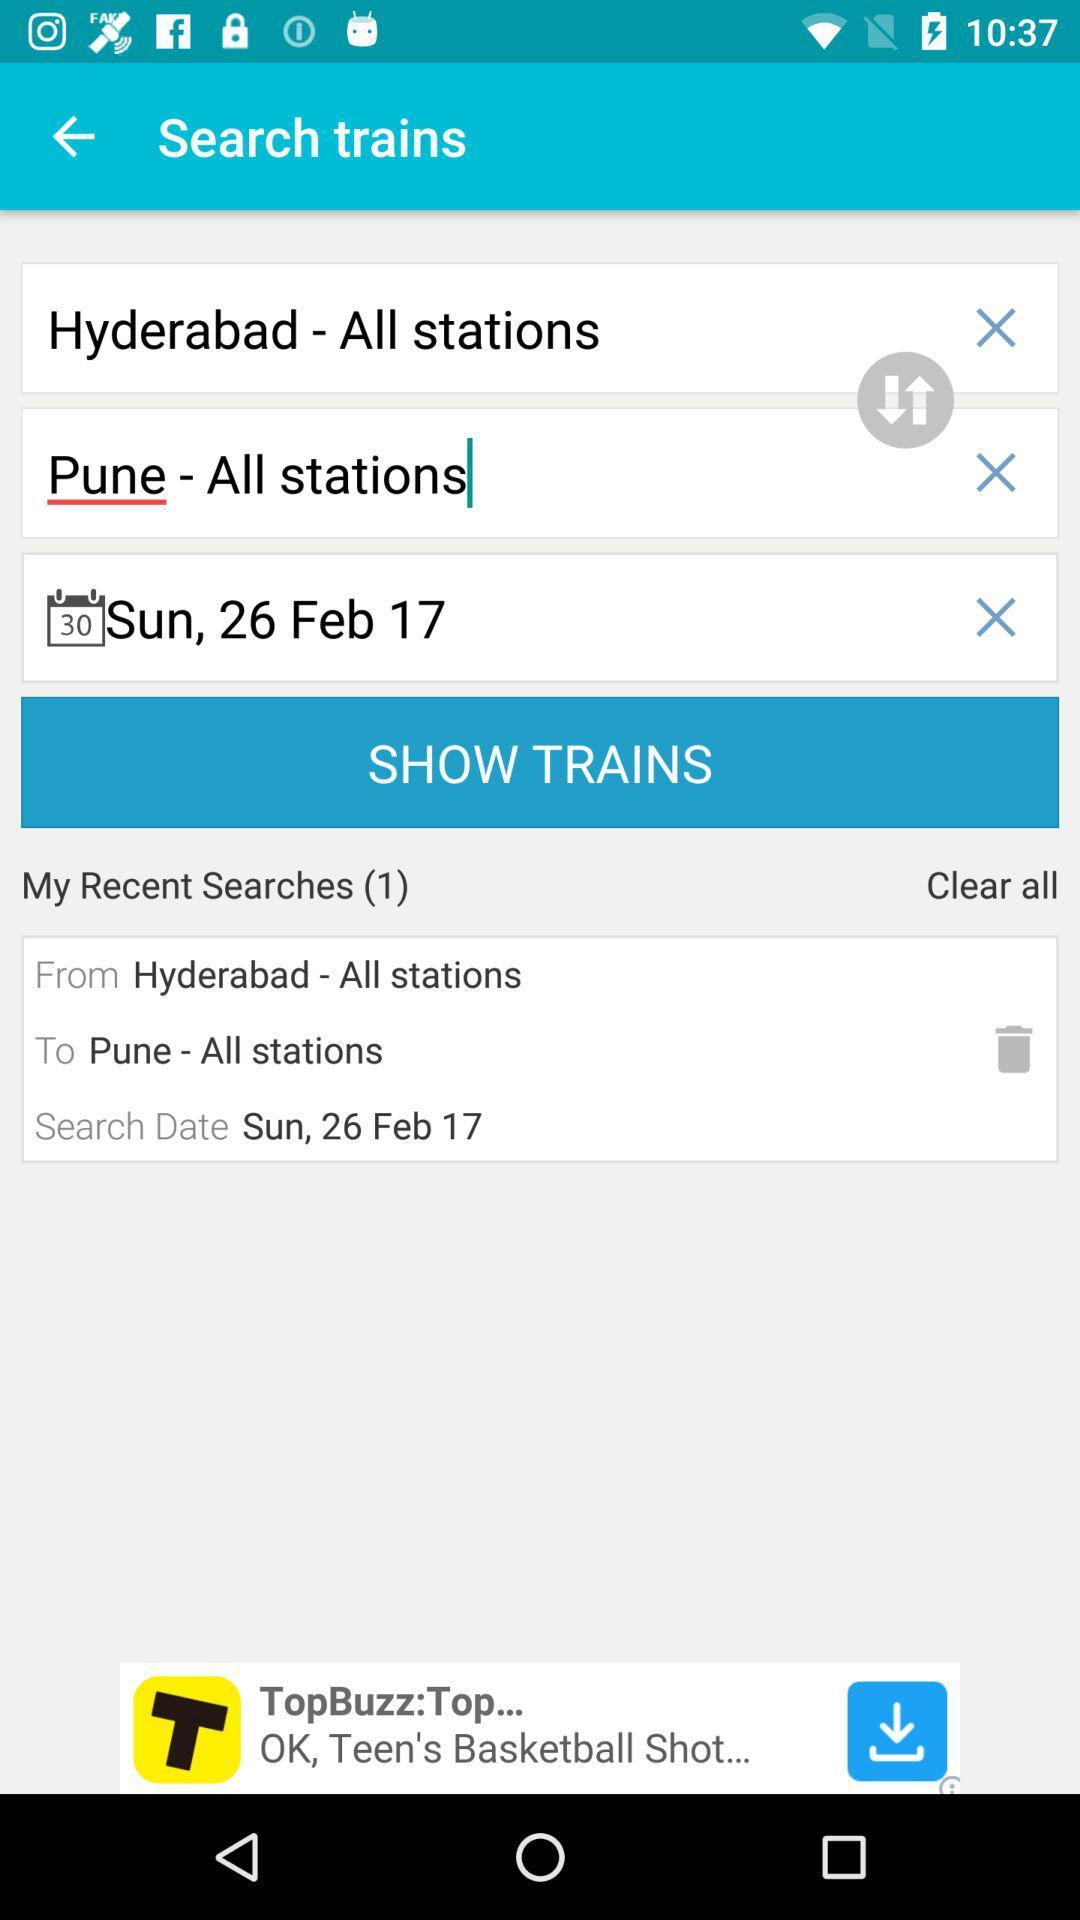  What do you see at coordinates (1014, 1048) in the screenshot?
I see `discard recent searches` at bounding box center [1014, 1048].